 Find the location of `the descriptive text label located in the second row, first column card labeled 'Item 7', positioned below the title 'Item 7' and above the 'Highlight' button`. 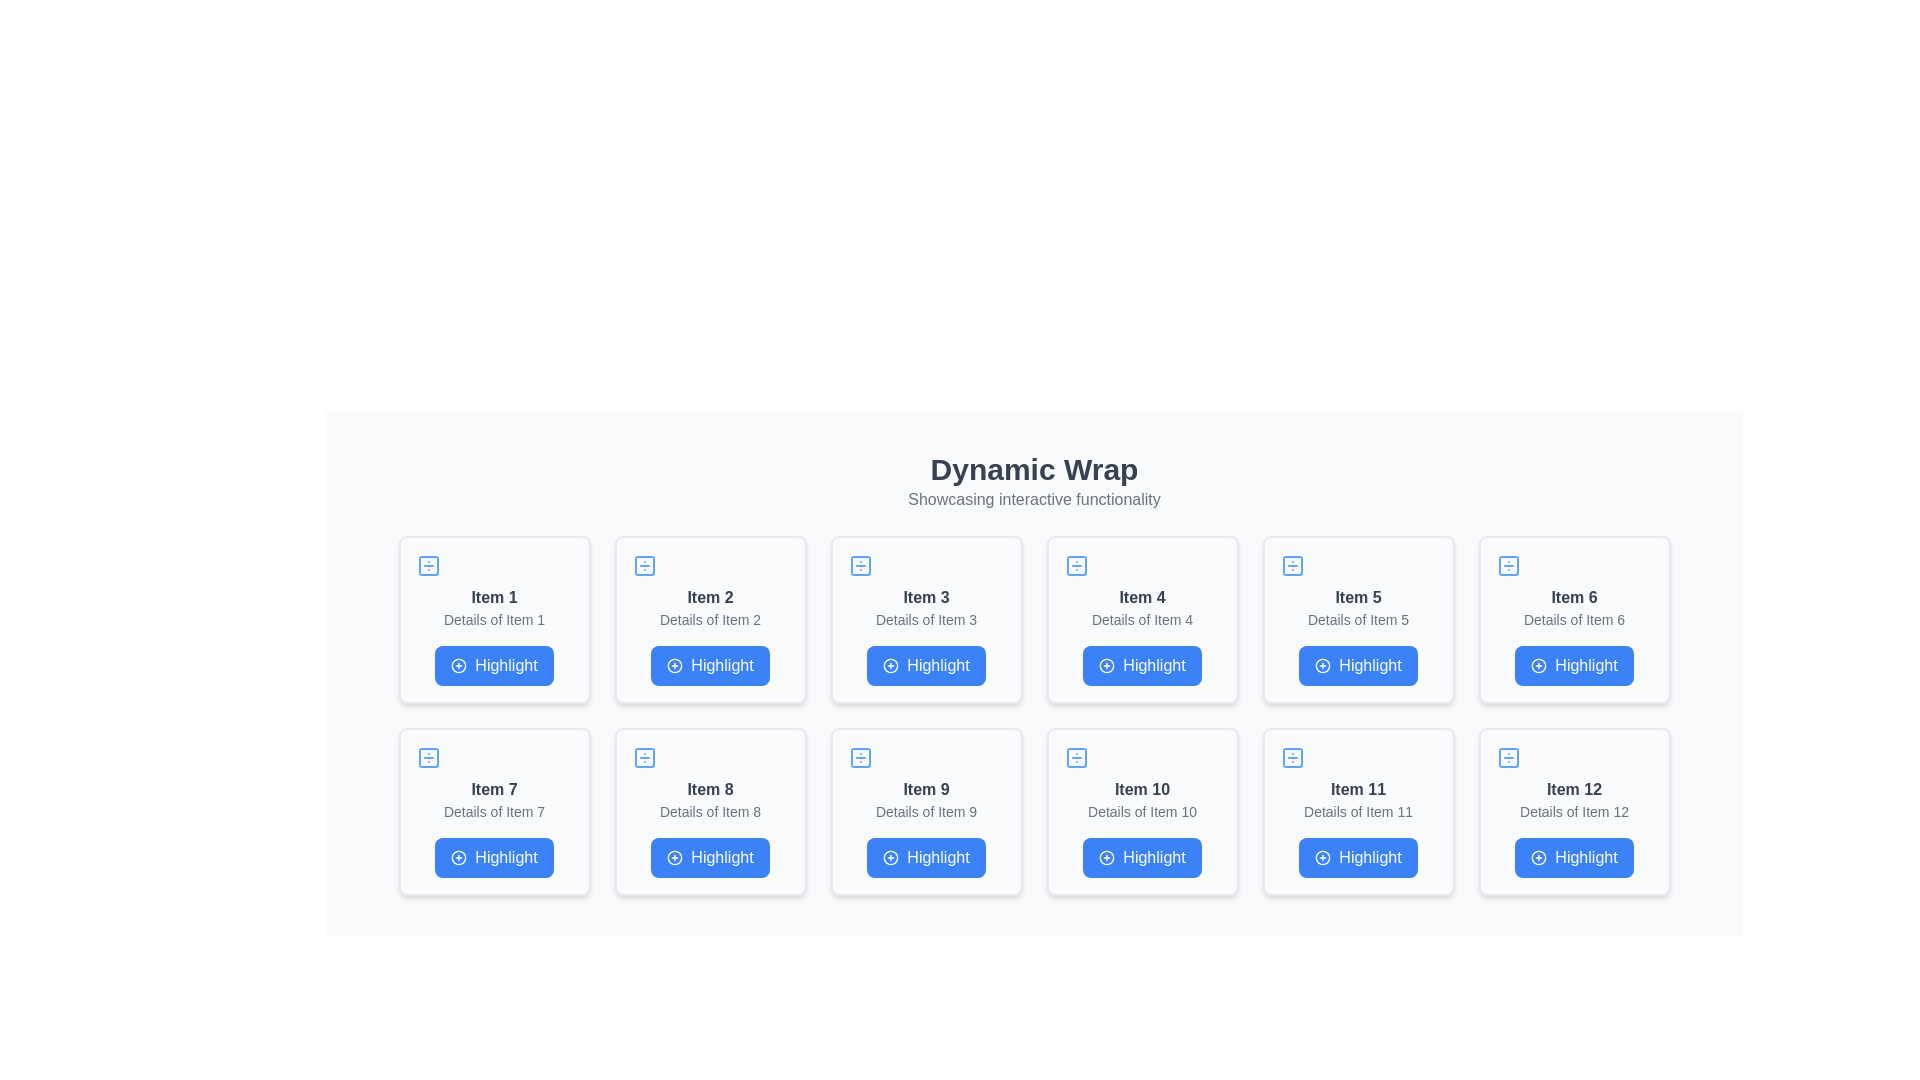

the descriptive text label located in the second row, first column card labeled 'Item 7', positioned below the title 'Item 7' and above the 'Highlight' button is located at coordinates (494, 812).